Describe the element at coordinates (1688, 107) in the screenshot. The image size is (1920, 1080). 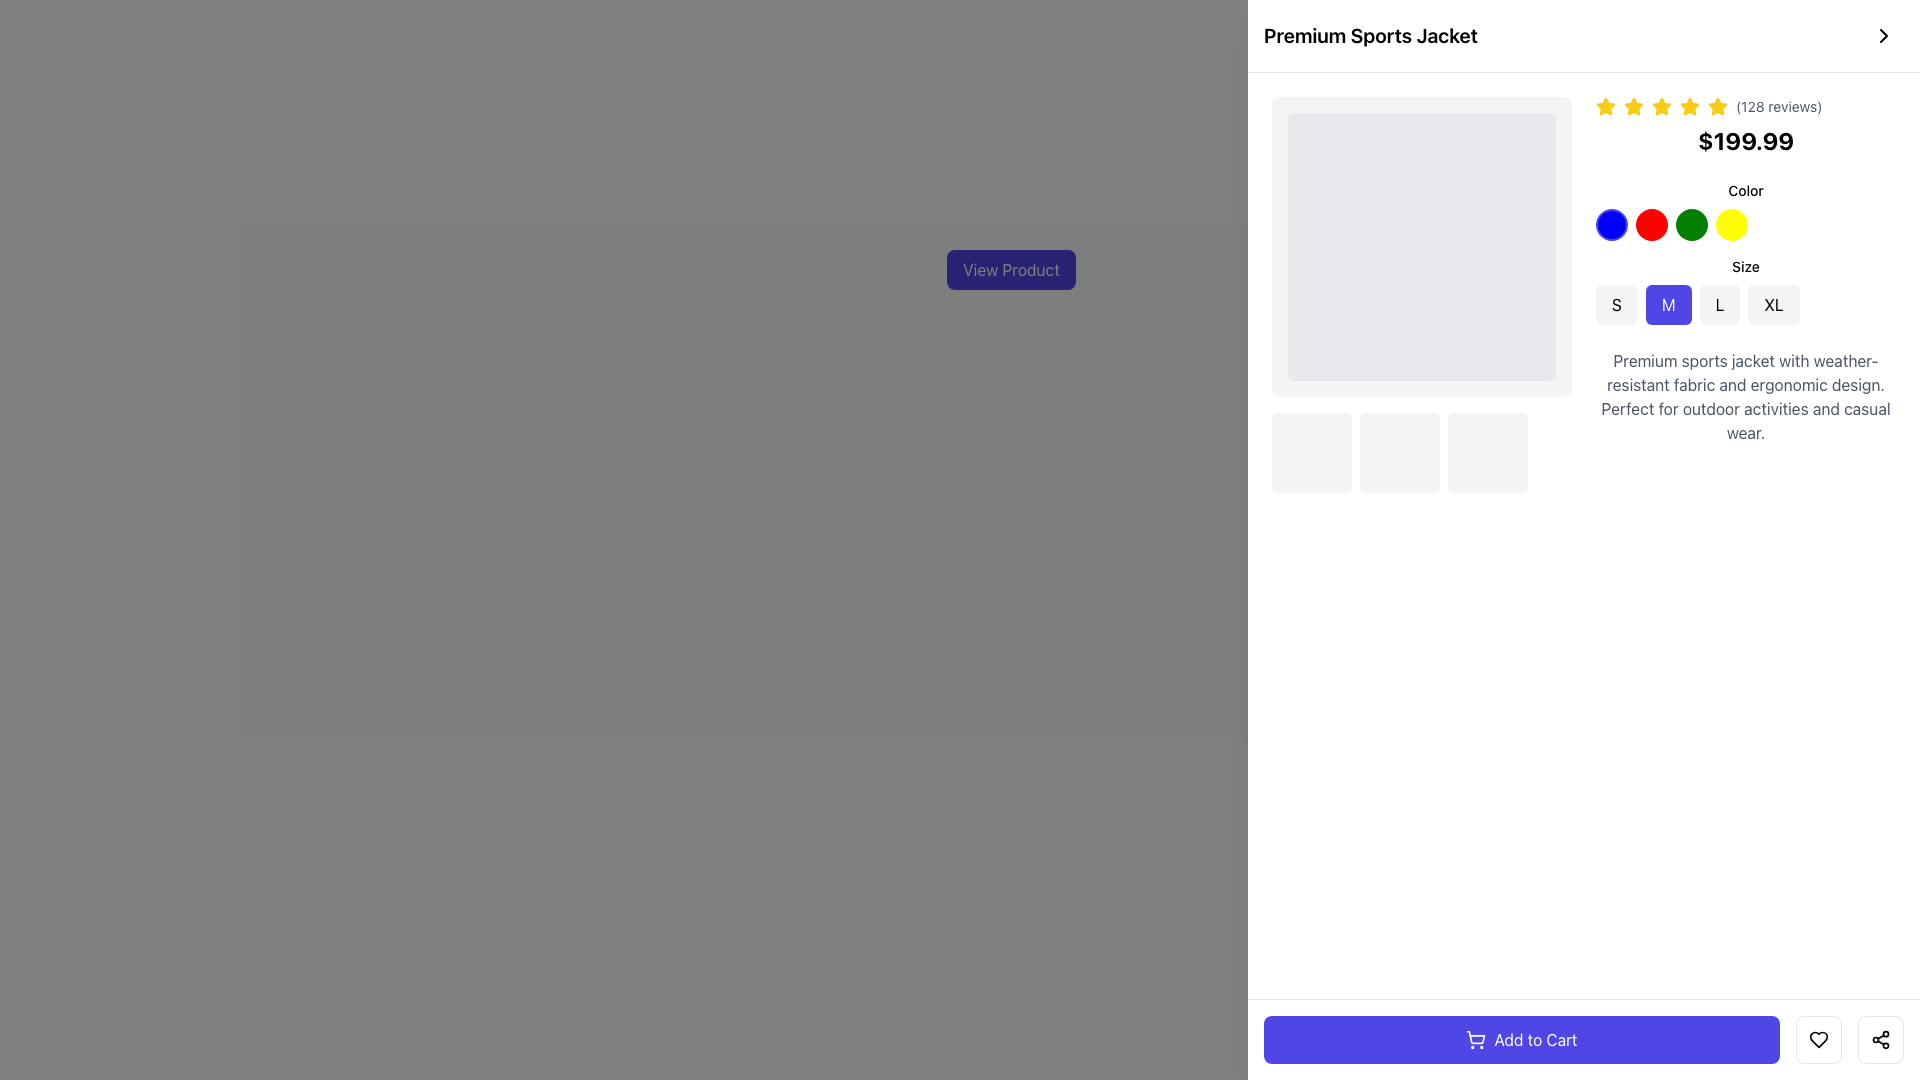
I see `the fifth star icon in the rating system, which is located to the right of the fourth star and to the left of the sixth star` at that location.